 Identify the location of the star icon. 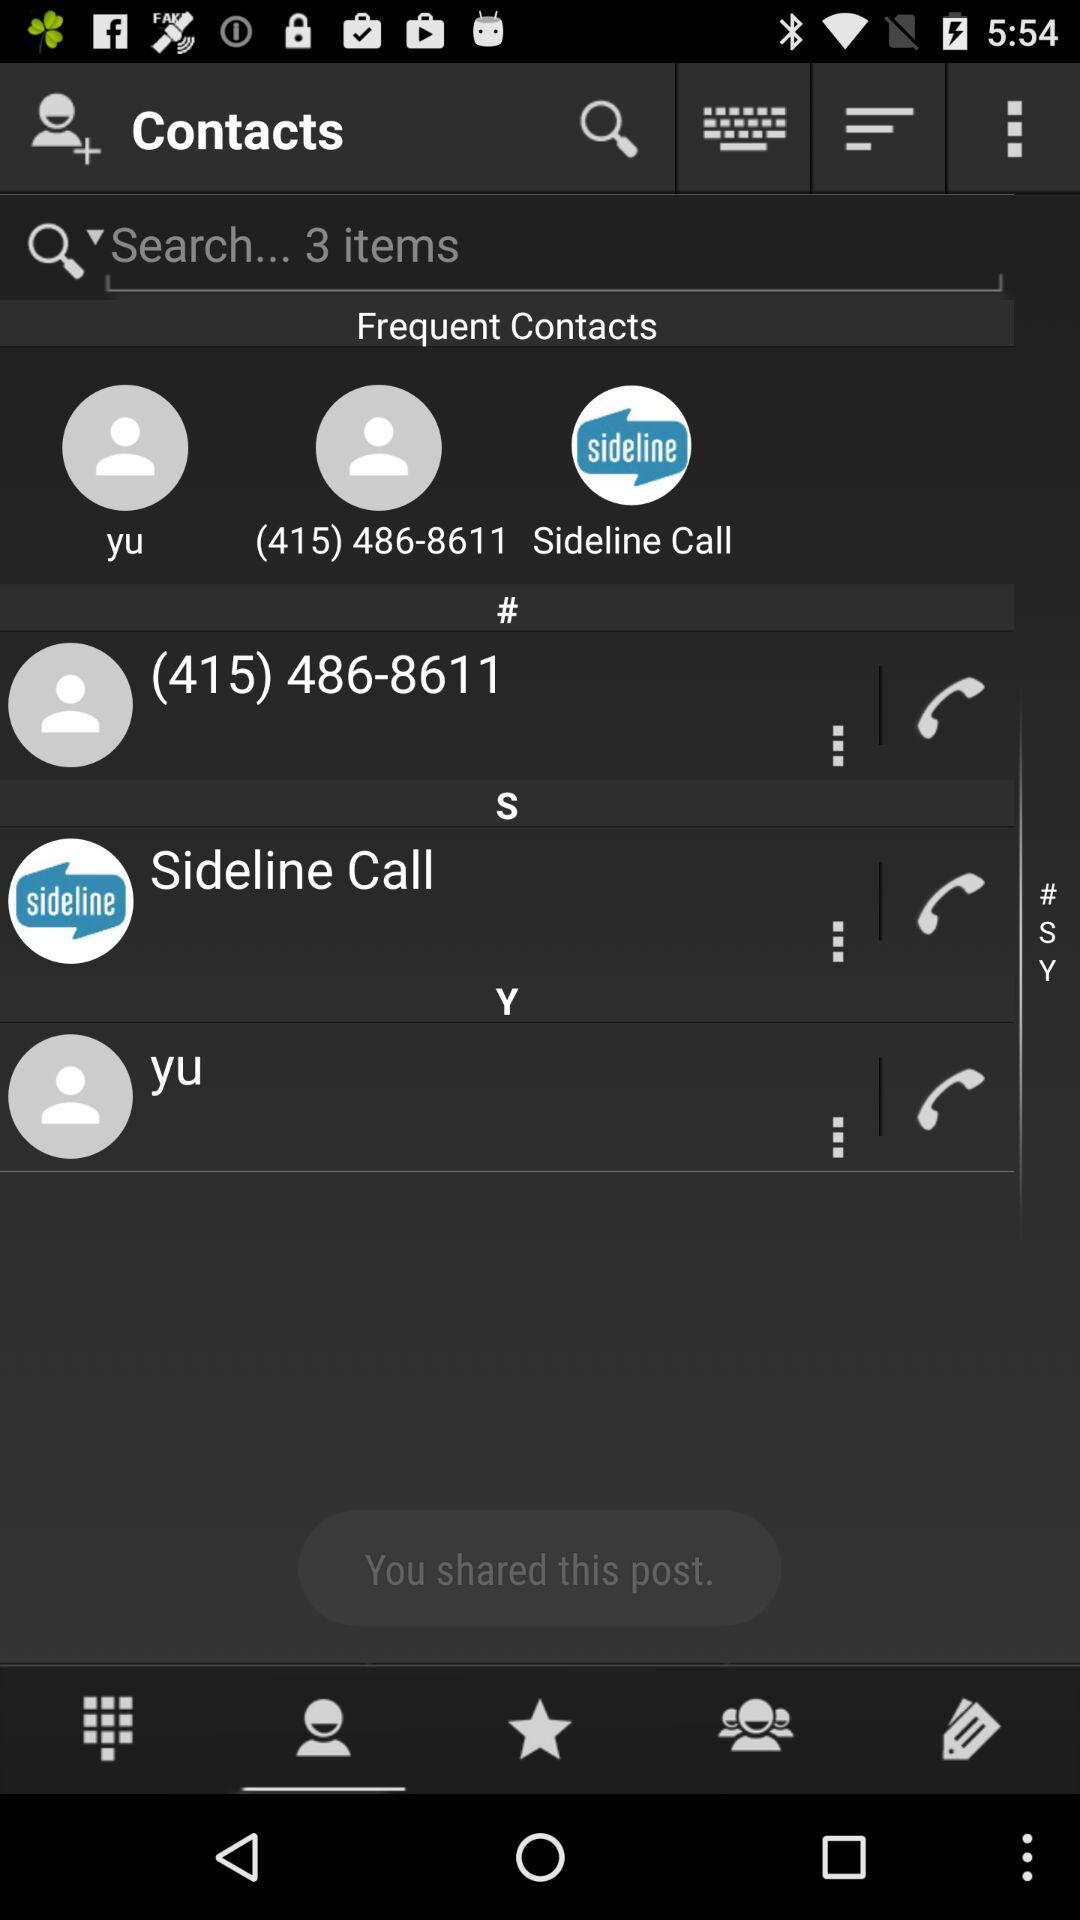
(540, 1848).